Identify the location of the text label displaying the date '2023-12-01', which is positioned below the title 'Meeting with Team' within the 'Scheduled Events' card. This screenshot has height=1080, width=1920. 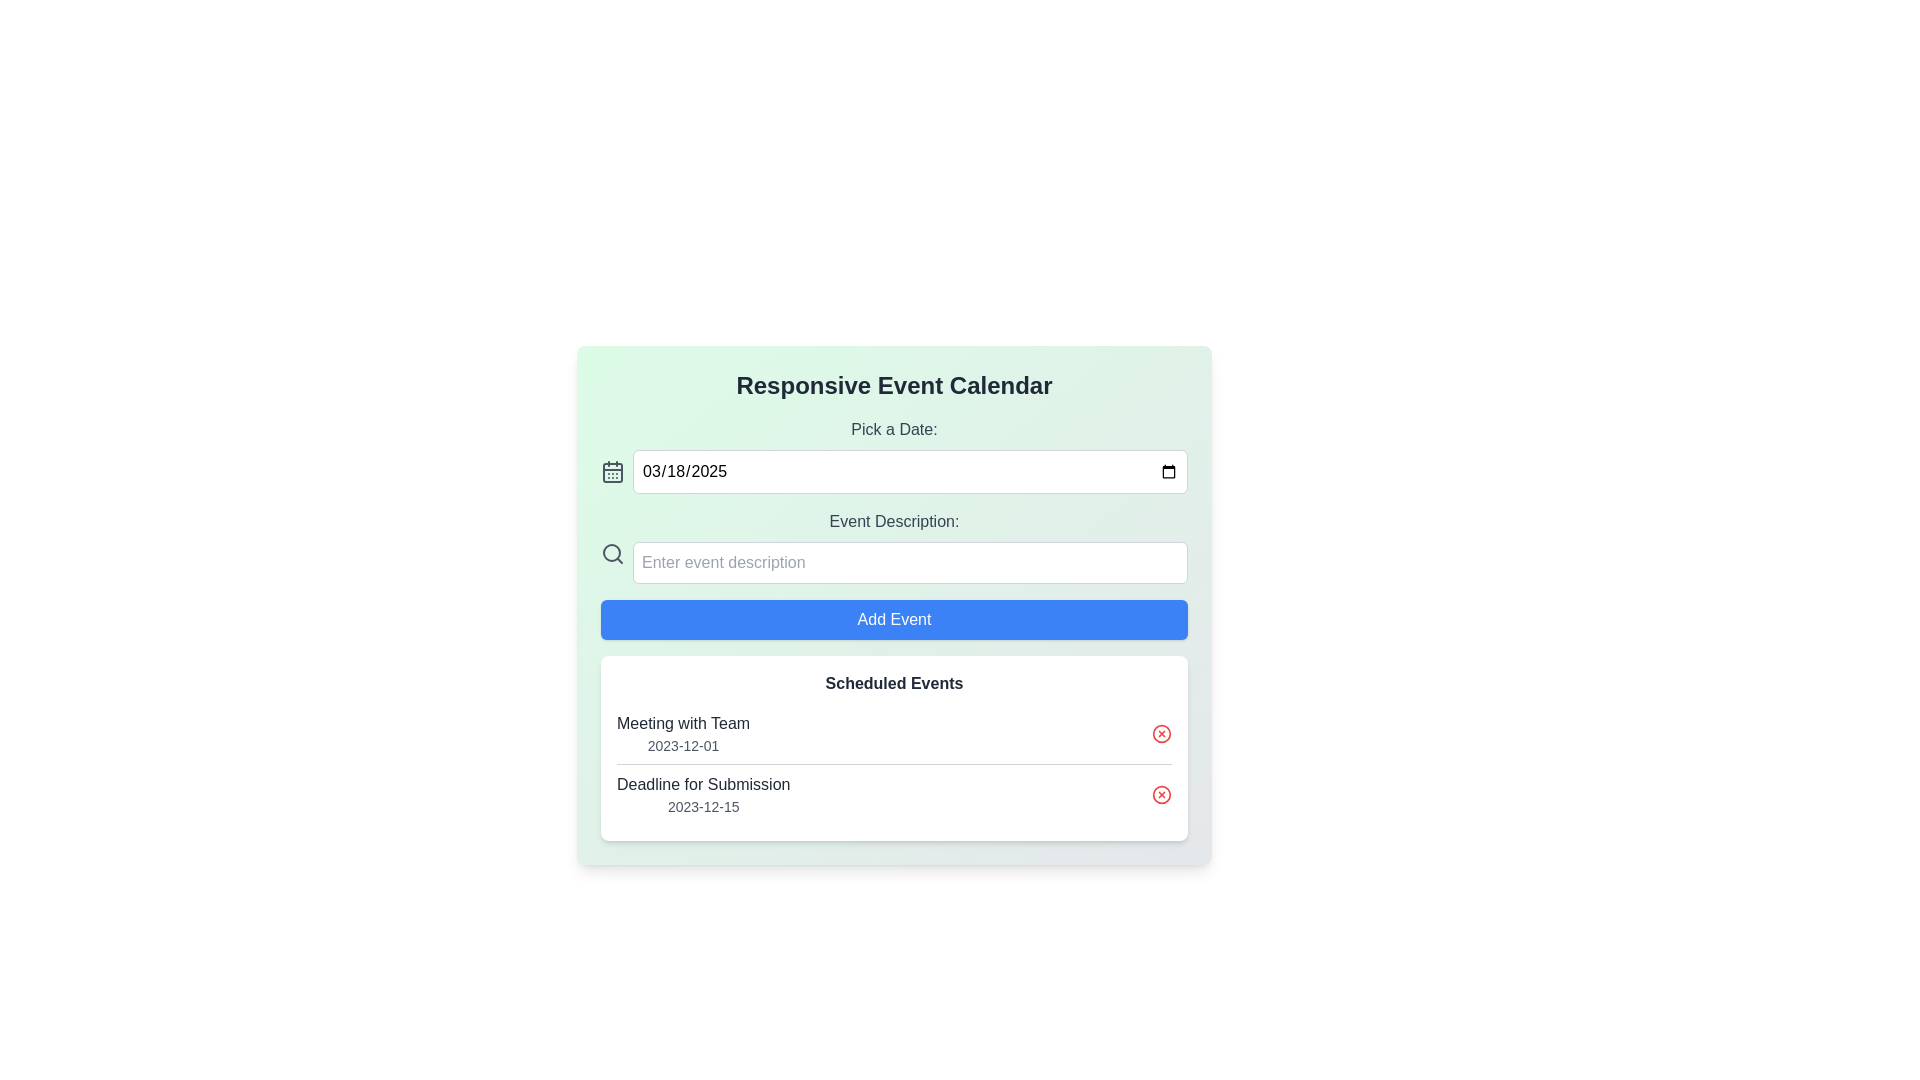
(683, 745).